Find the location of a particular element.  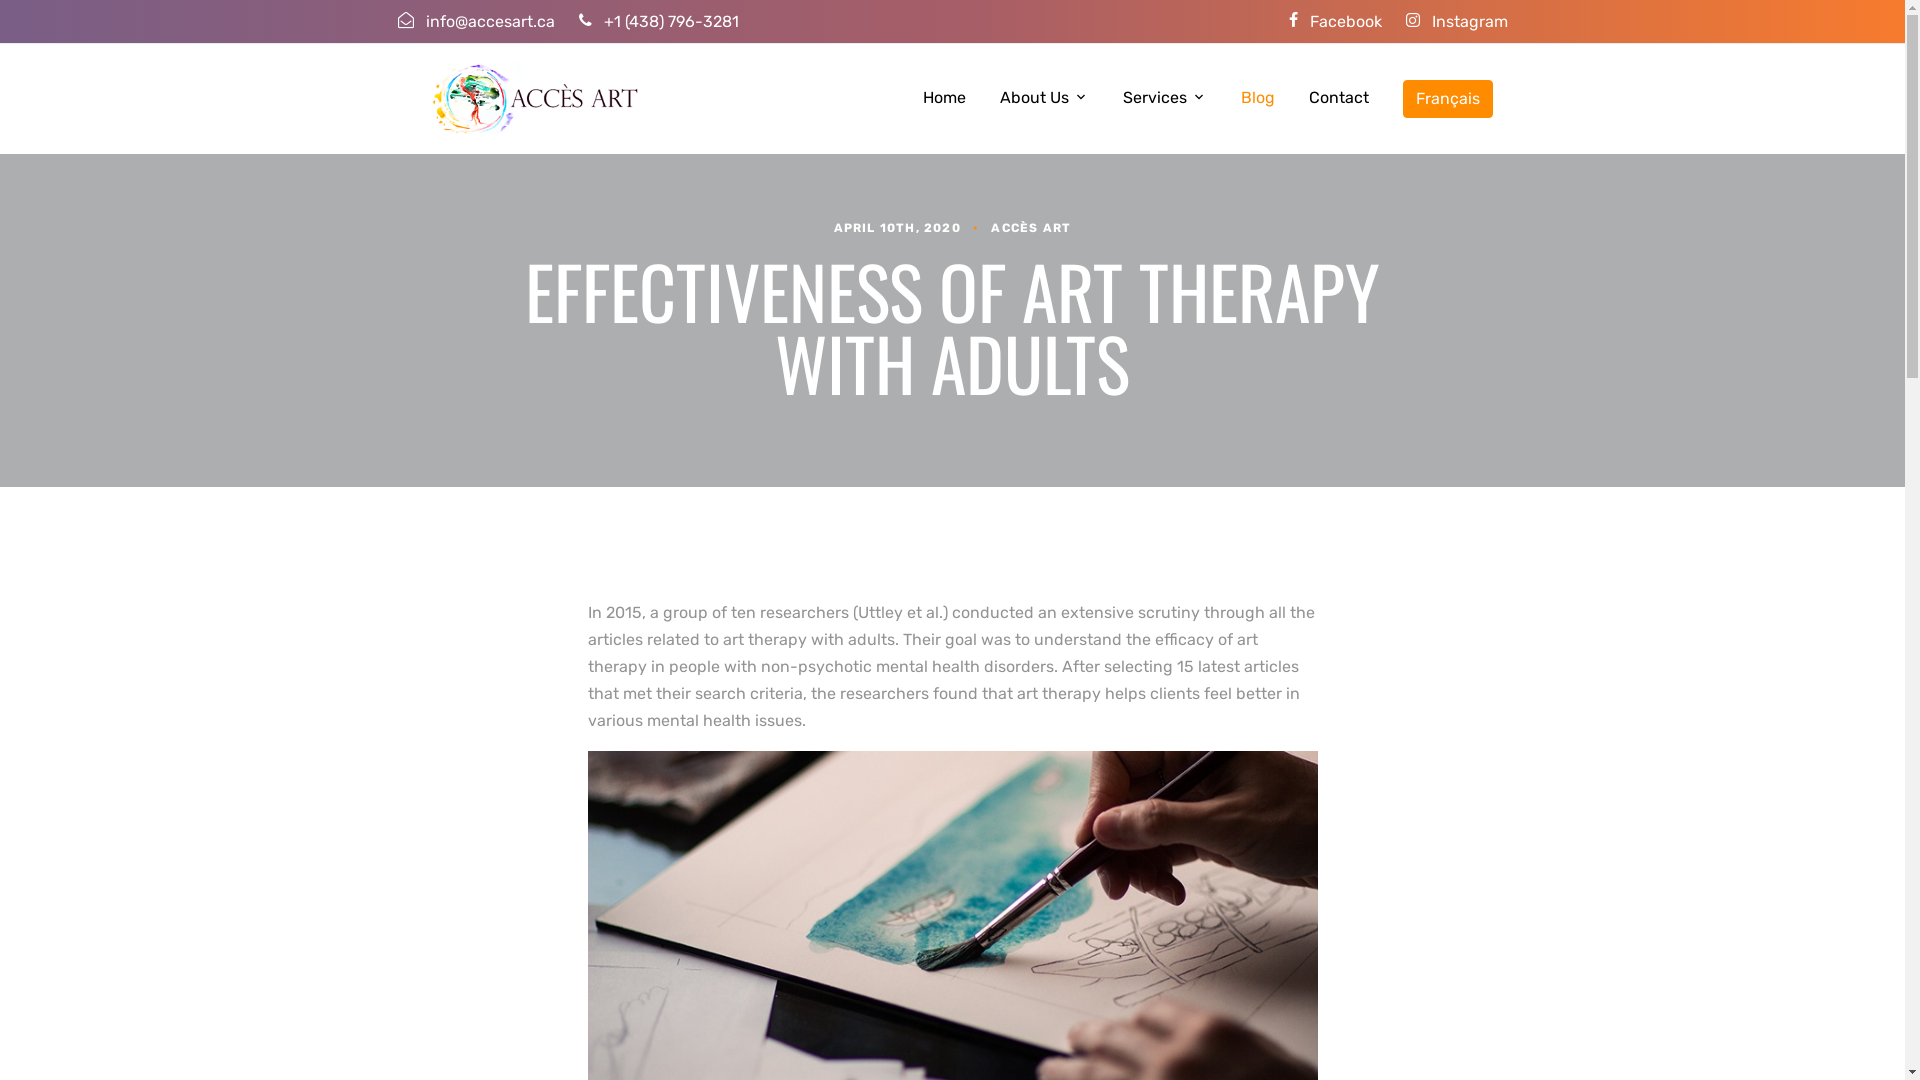

'Home' is located at coordinates (942, 97).